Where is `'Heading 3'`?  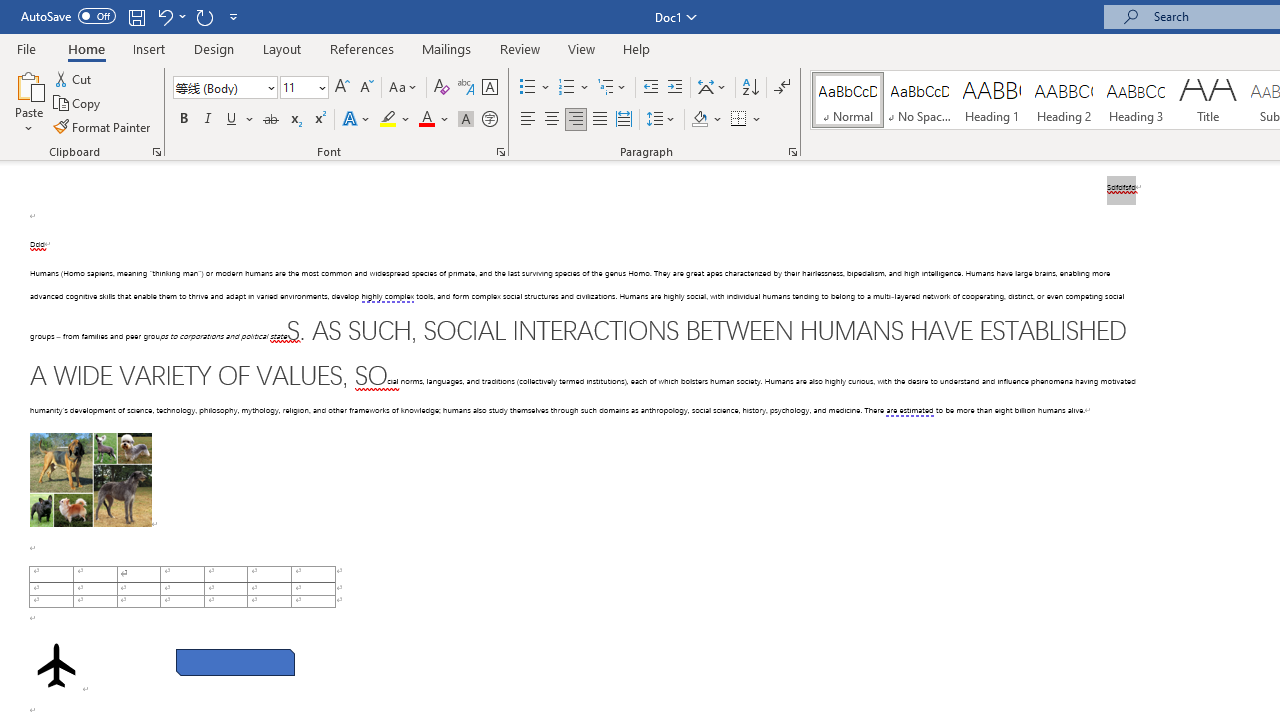
'Heading 3' is located at coordinates (1136, 100).